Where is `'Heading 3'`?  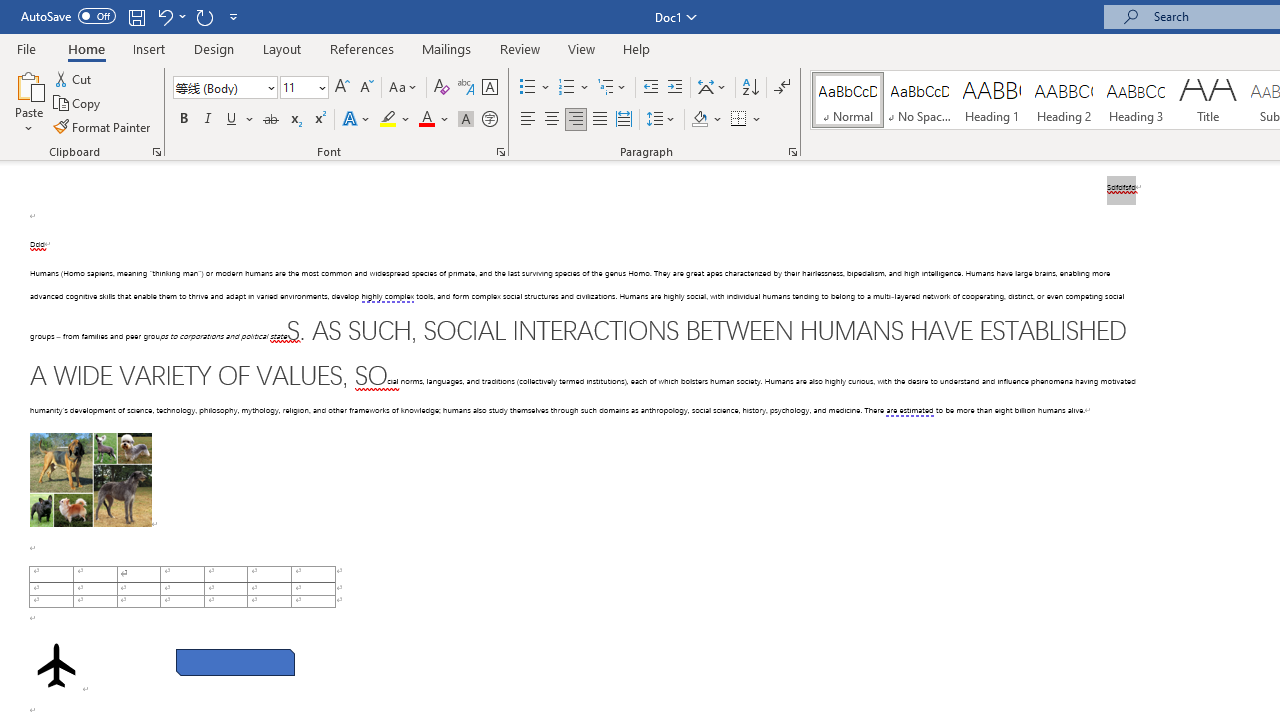
'Heading 3' is located at coordinates (1136, 100).